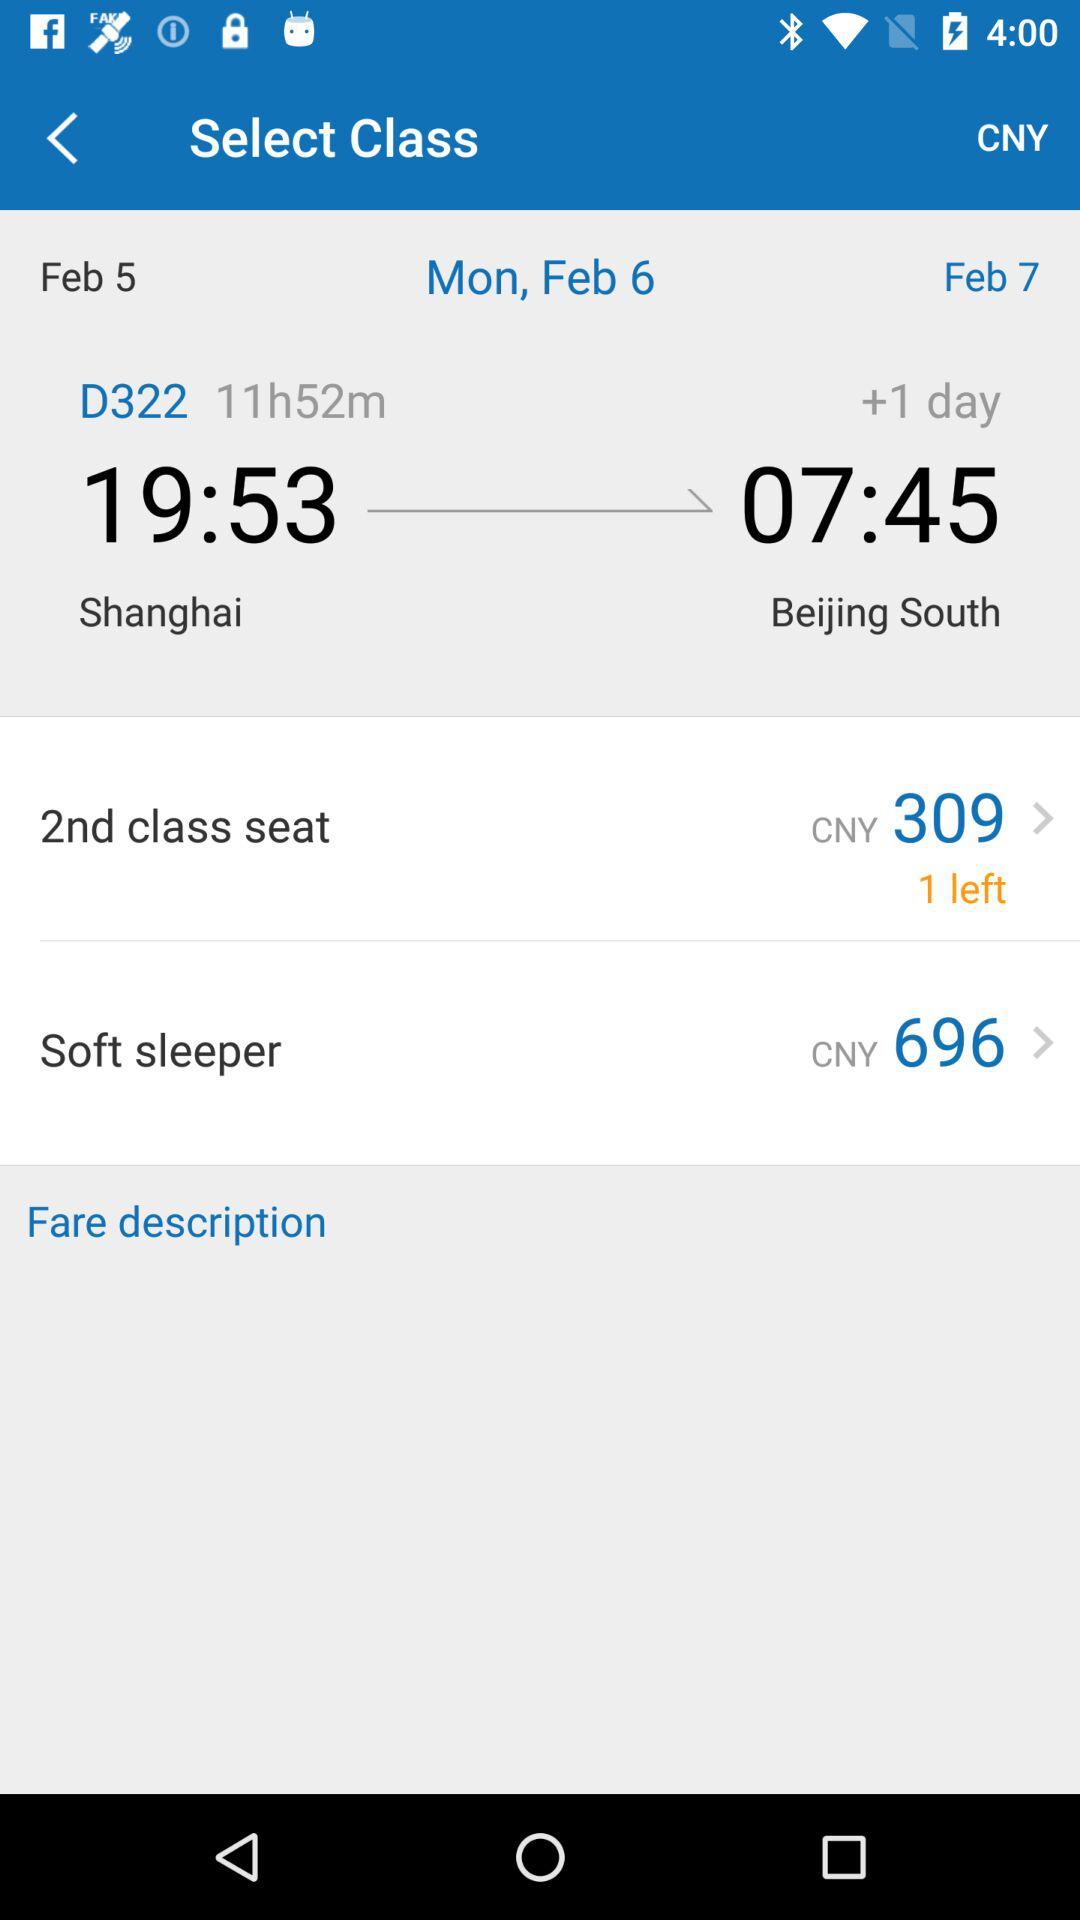 The image size is (1080, 1920). What do you see at coordinates (960, 886) in the screenshot?
I see `the 1 left` at bounding box center [960, 886].